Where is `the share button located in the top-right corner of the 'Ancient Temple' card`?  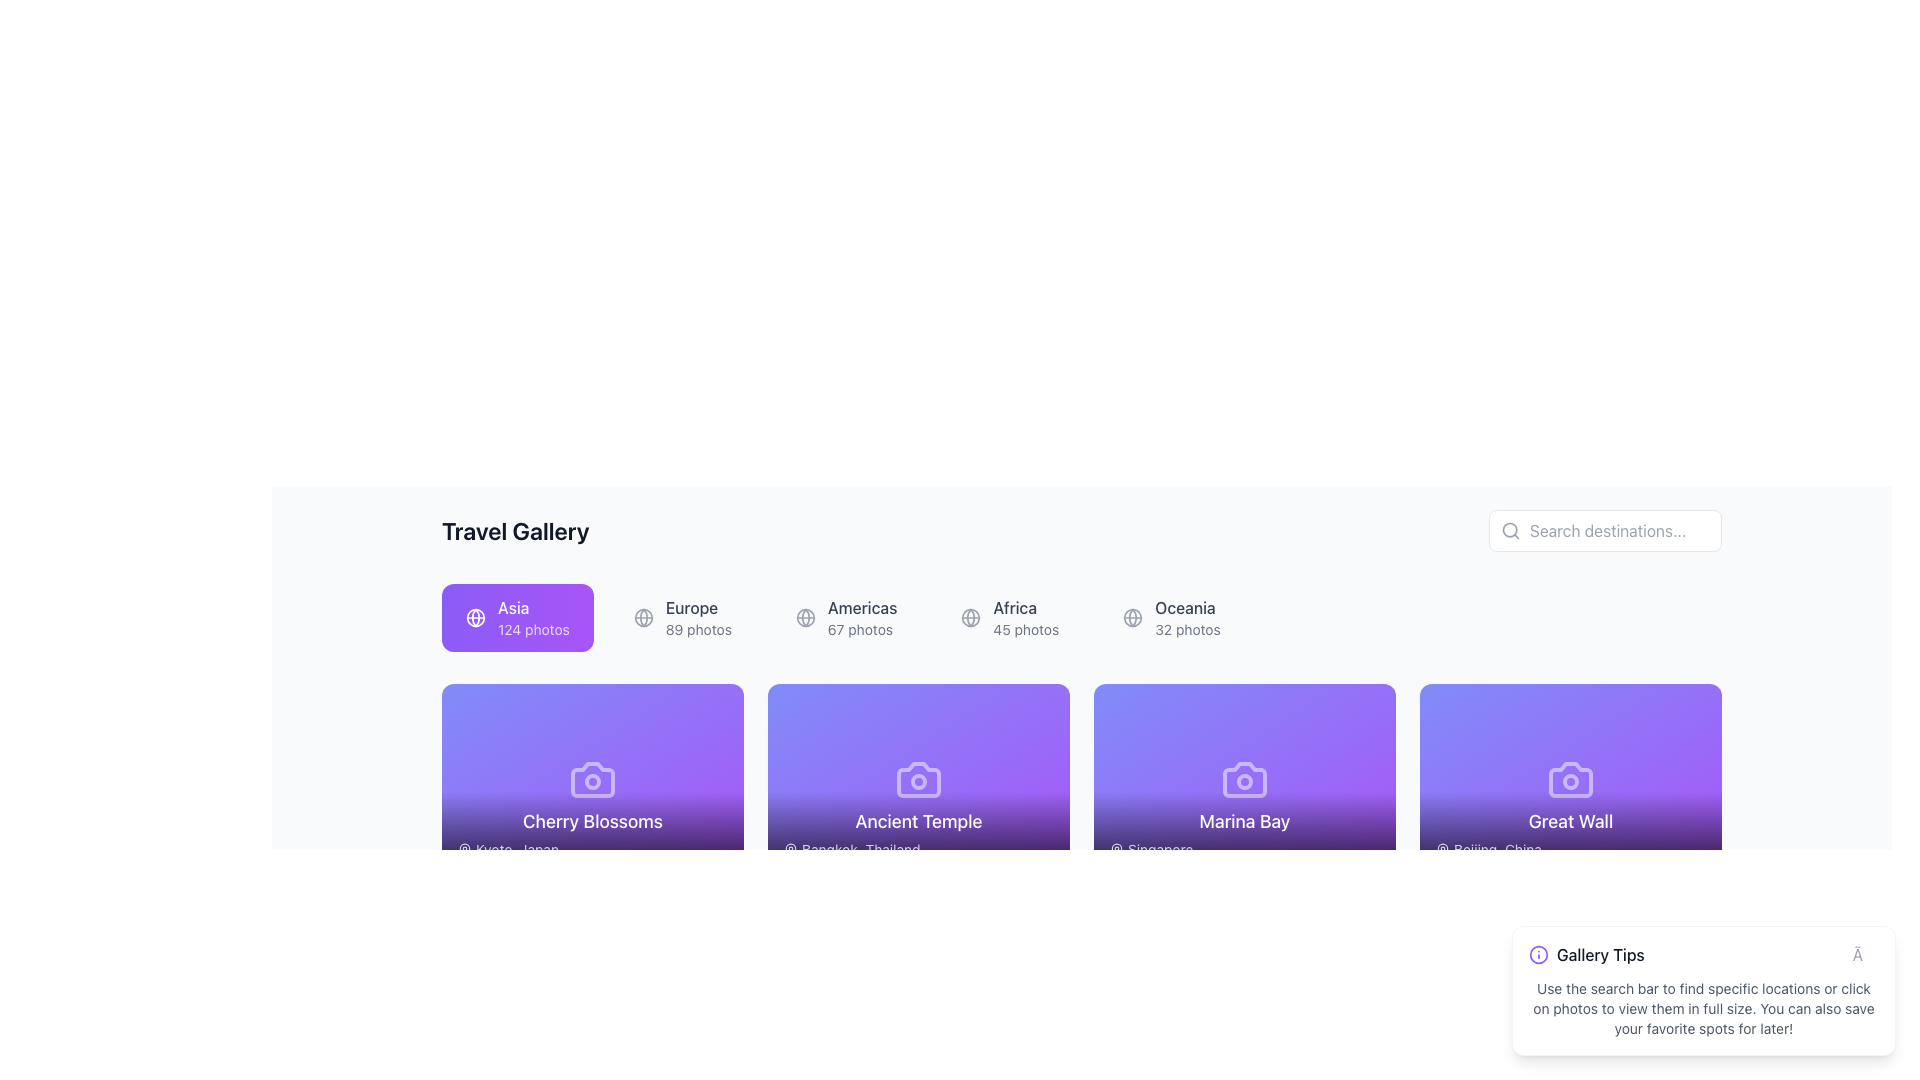 the share button located in the top-right corner of the 'Ancient Temple' card is located at coordinates (994, 716).